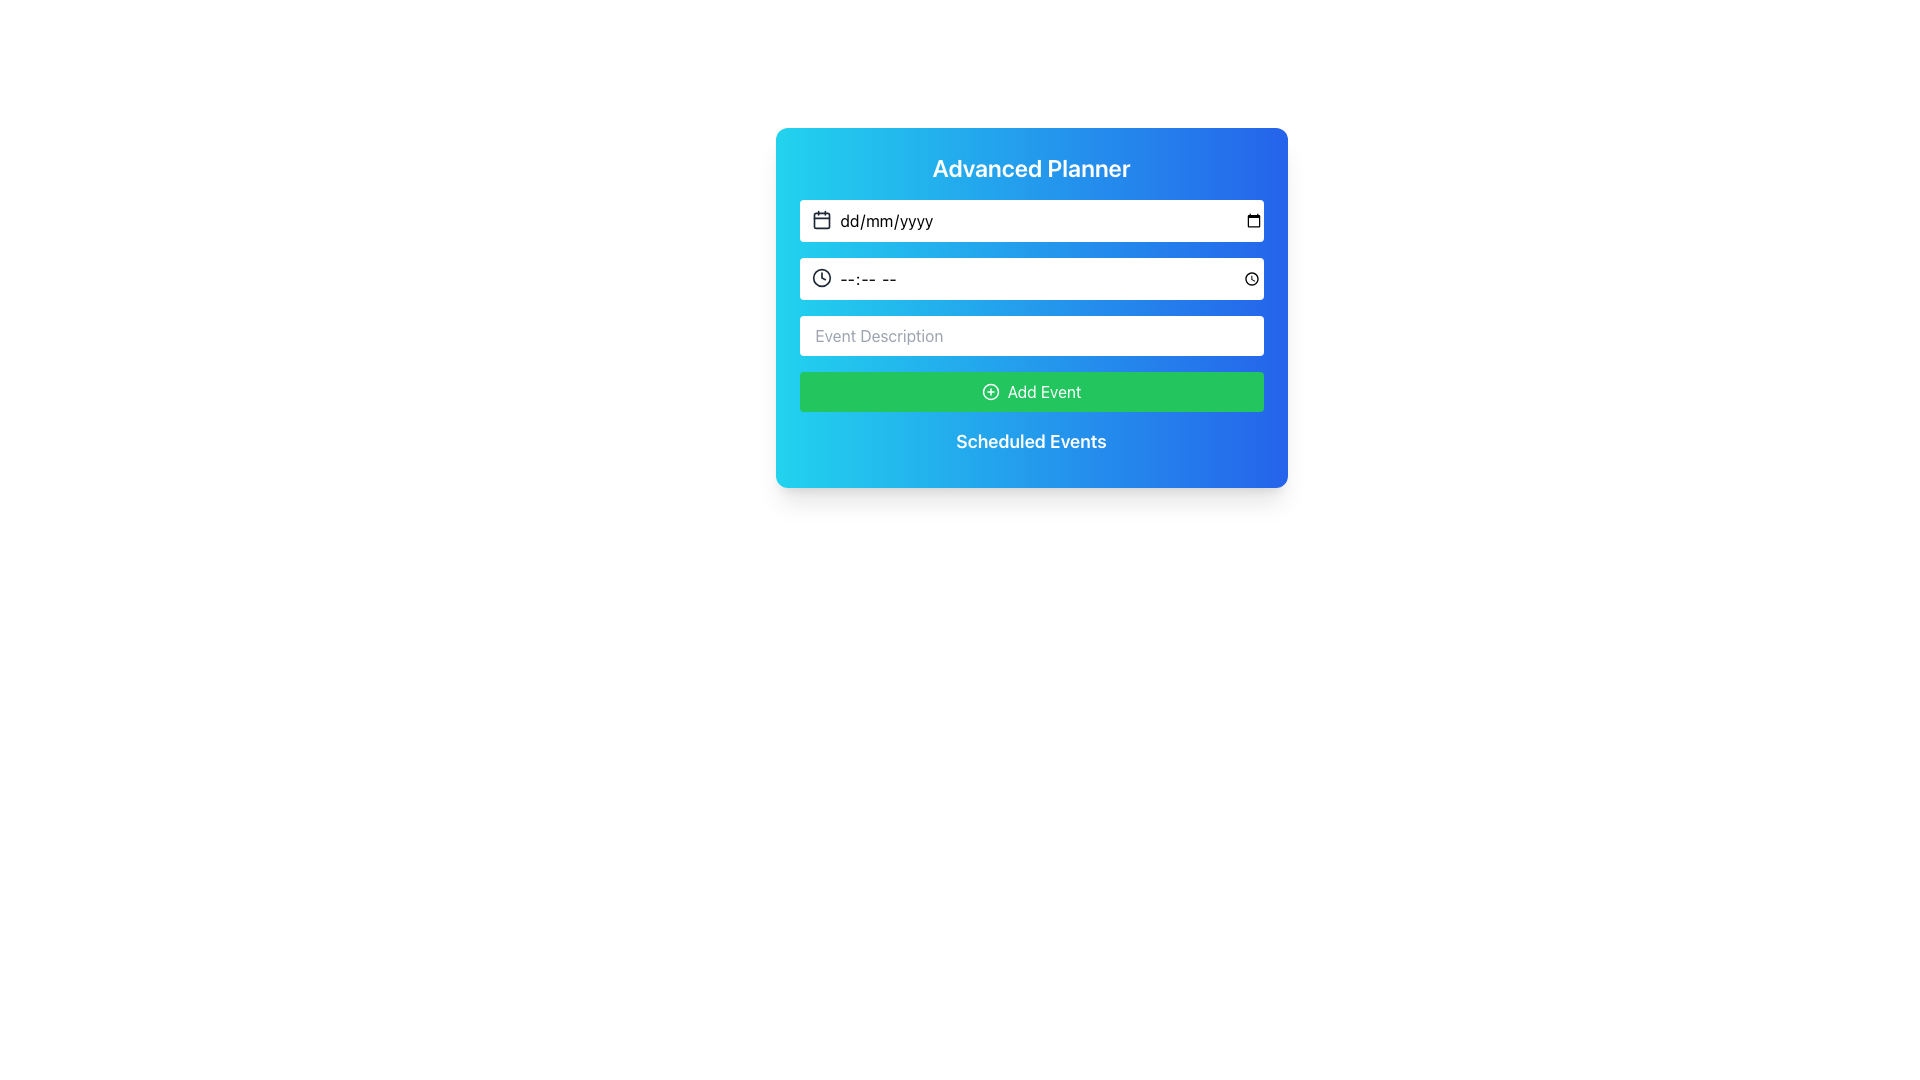 Image resolution: width=1920 pixels, height=1080 pixels. Describe the element at coordinates (821, 220) in the screenshot. I see `the decorative rectangular shape within the calendar icon located on the left side of the date input in the 'Advanced Planner' interface` at that location.